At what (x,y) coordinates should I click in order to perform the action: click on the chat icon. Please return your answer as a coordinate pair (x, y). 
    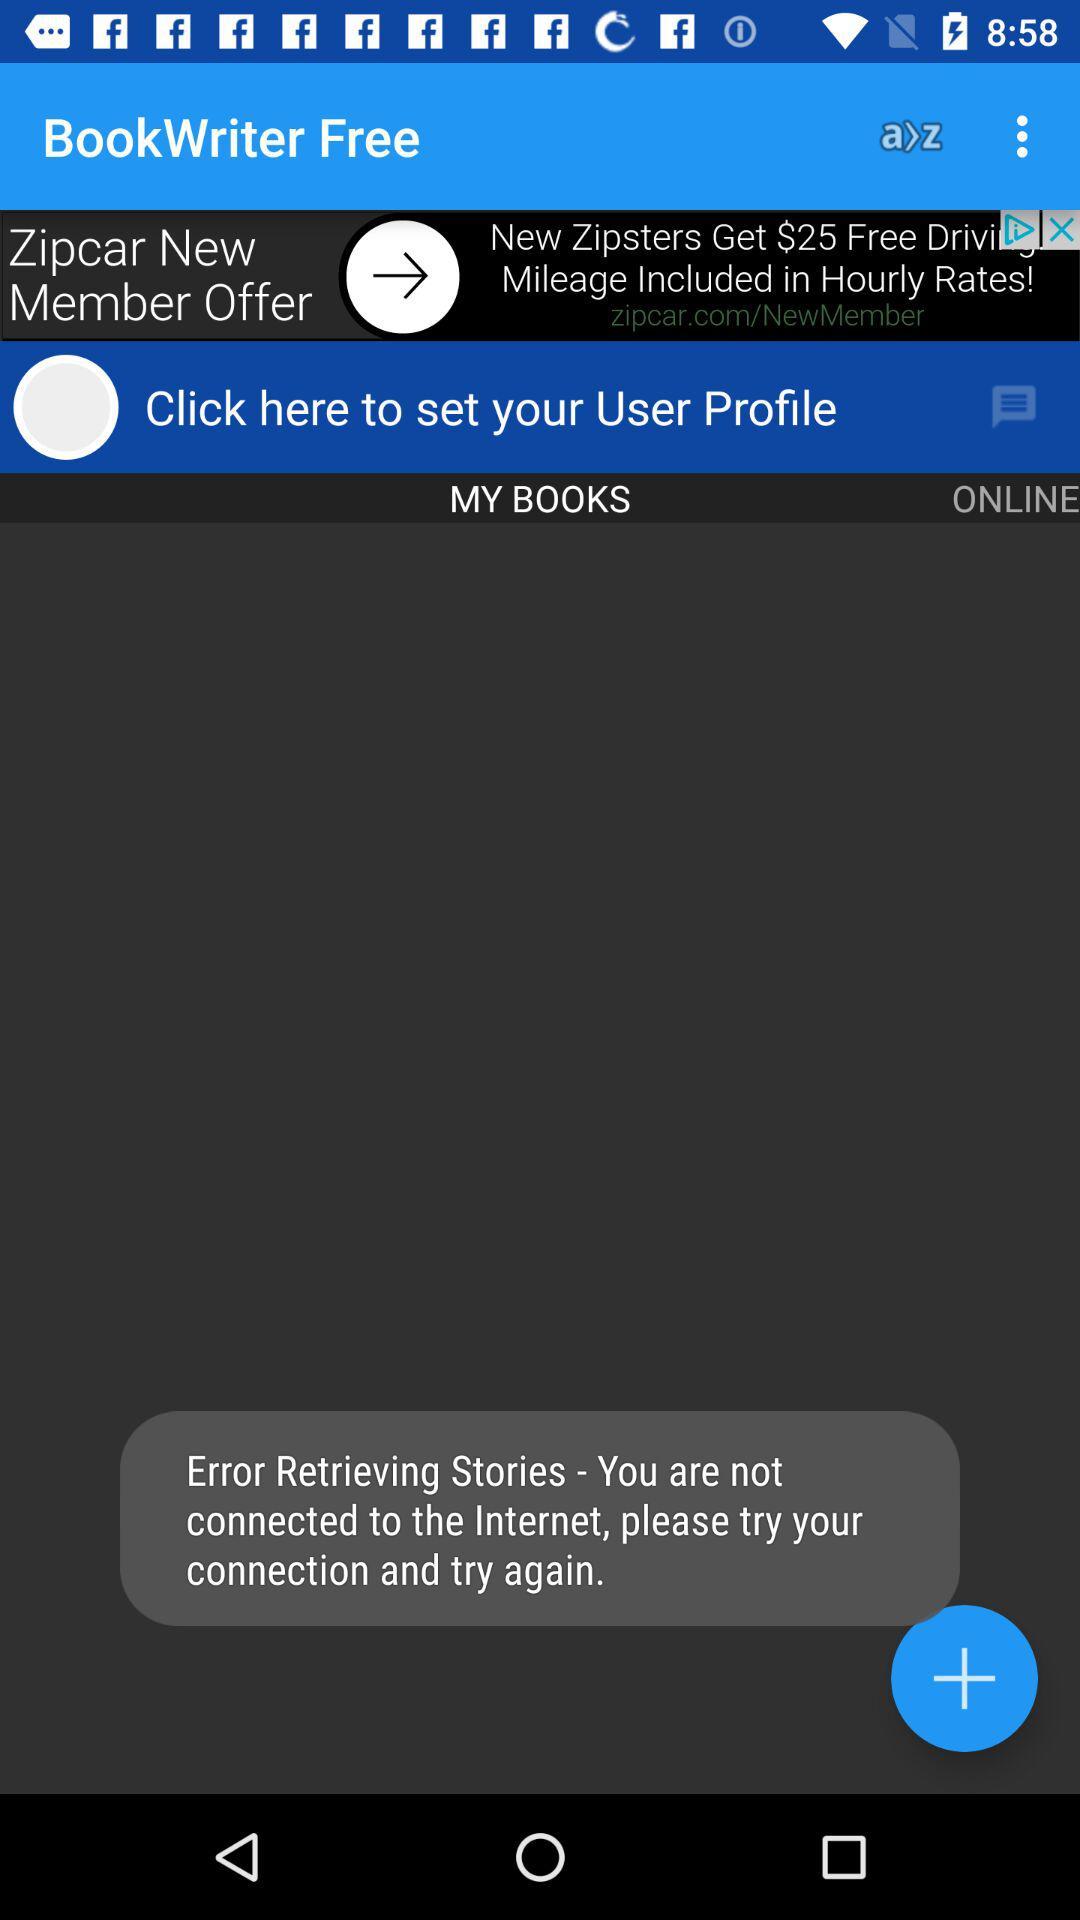
    Looking at the image, I should click on (1014, 406).